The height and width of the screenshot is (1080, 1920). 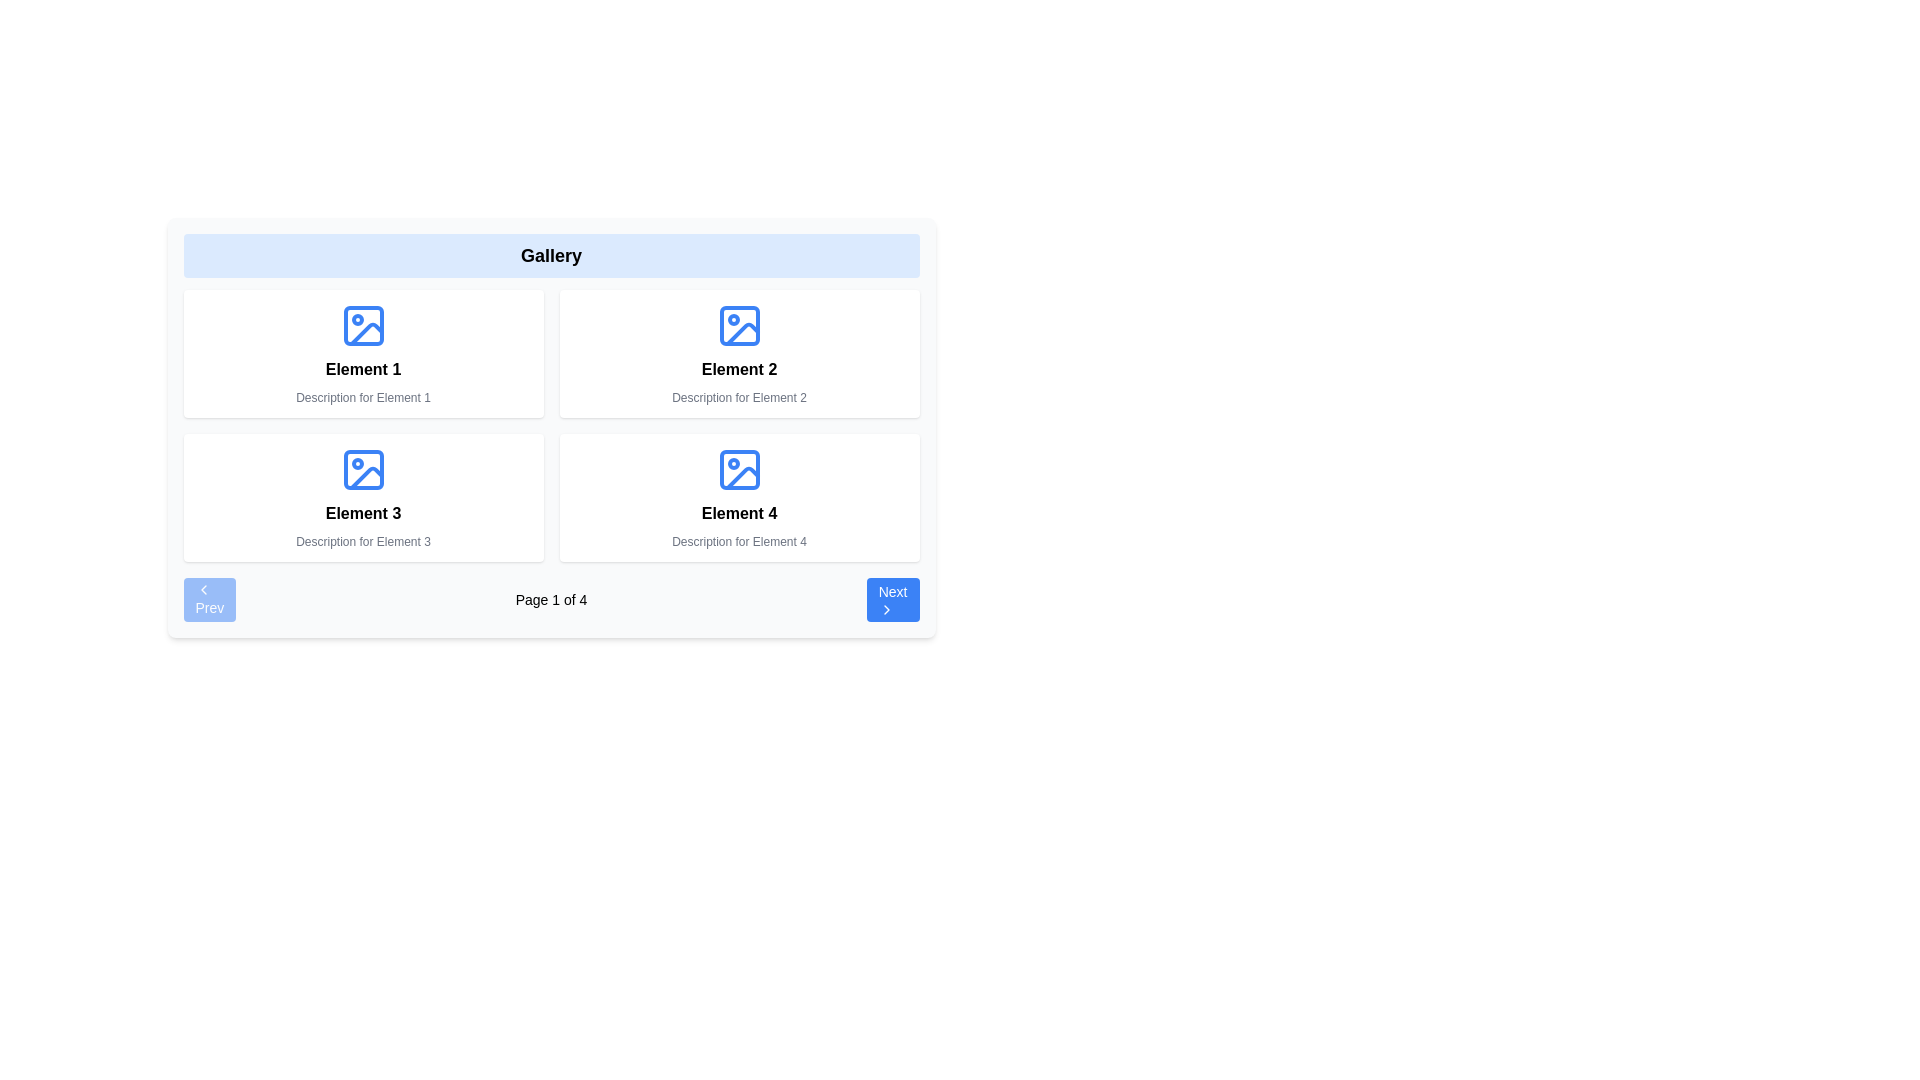 What do you see at coordinates (891, 599) in the screenshot?
I see `the rectangular blue button labeled 'Next' with a right-pointing chevron` at bounding box center [891, 599].